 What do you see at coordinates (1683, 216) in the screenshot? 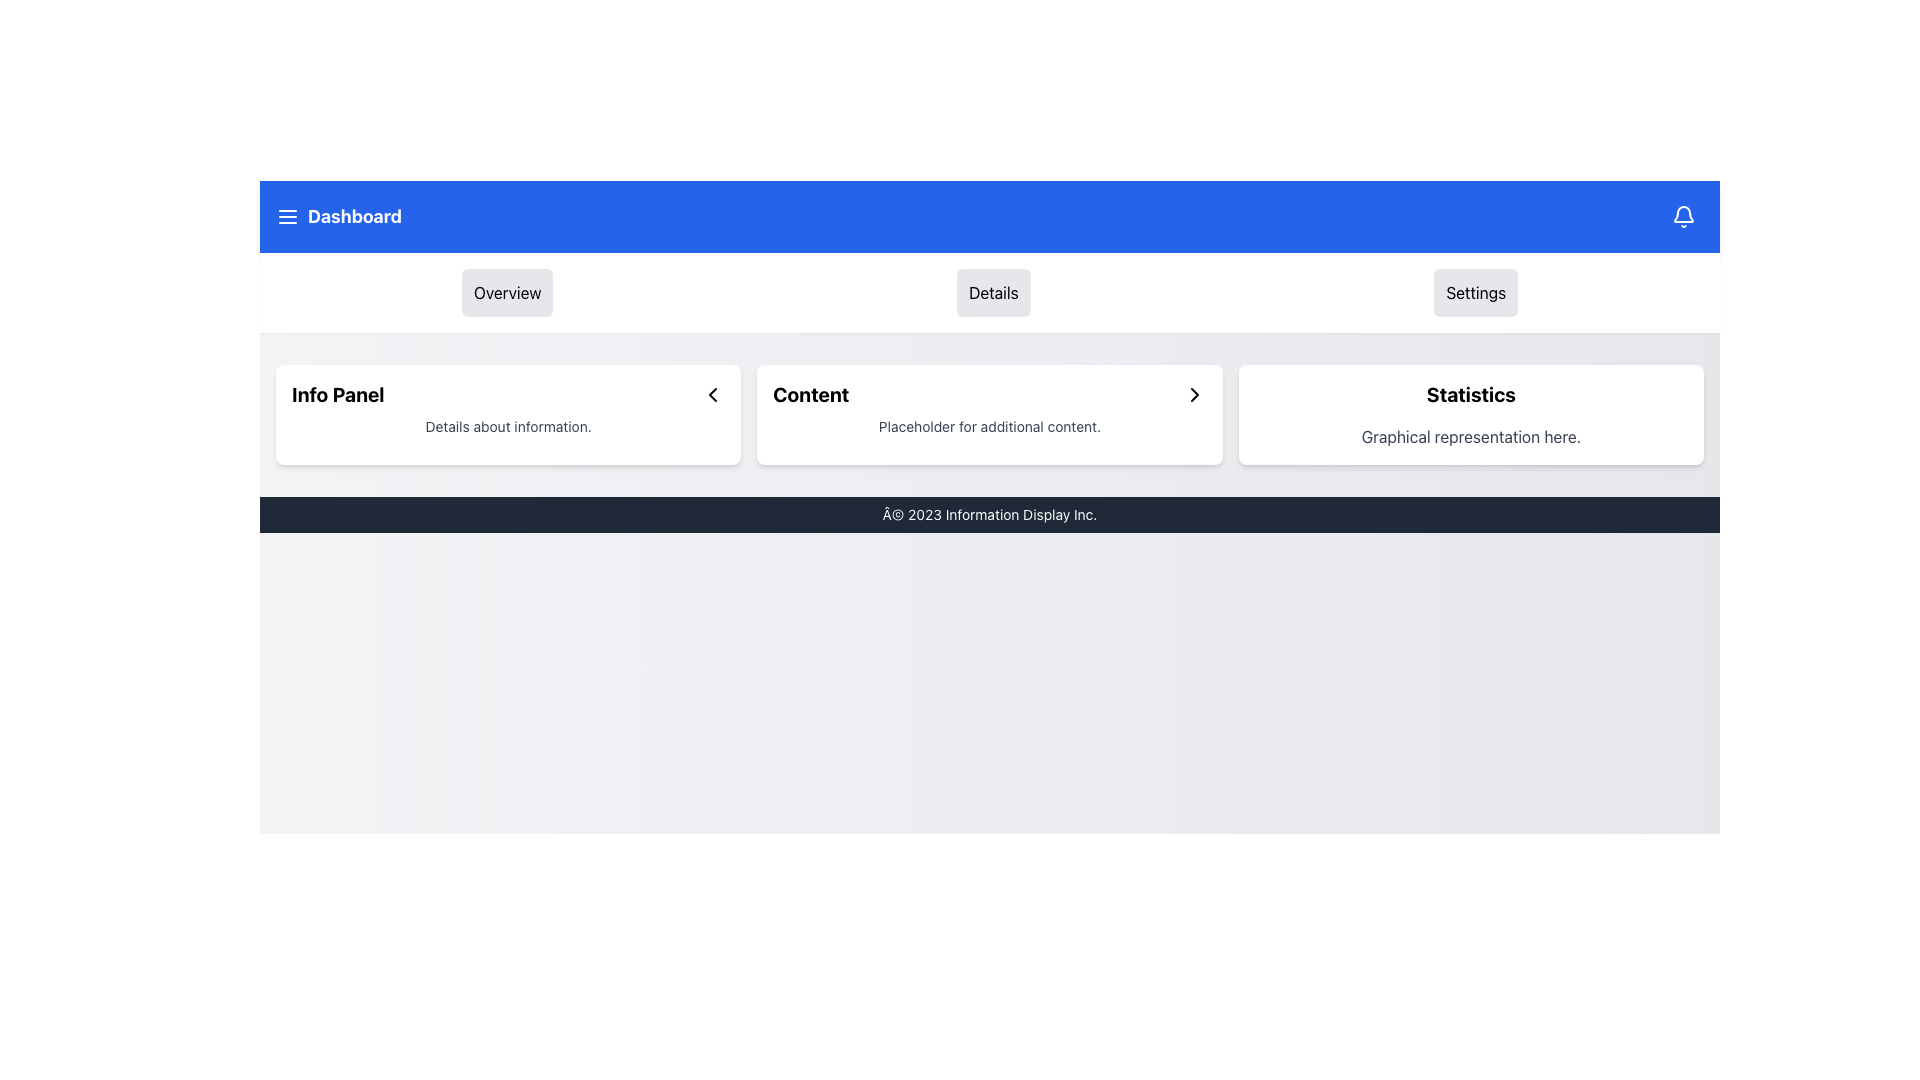
I see `the bell icon button located at the top-right corner of the interface` at bounding box center [1683, 216].